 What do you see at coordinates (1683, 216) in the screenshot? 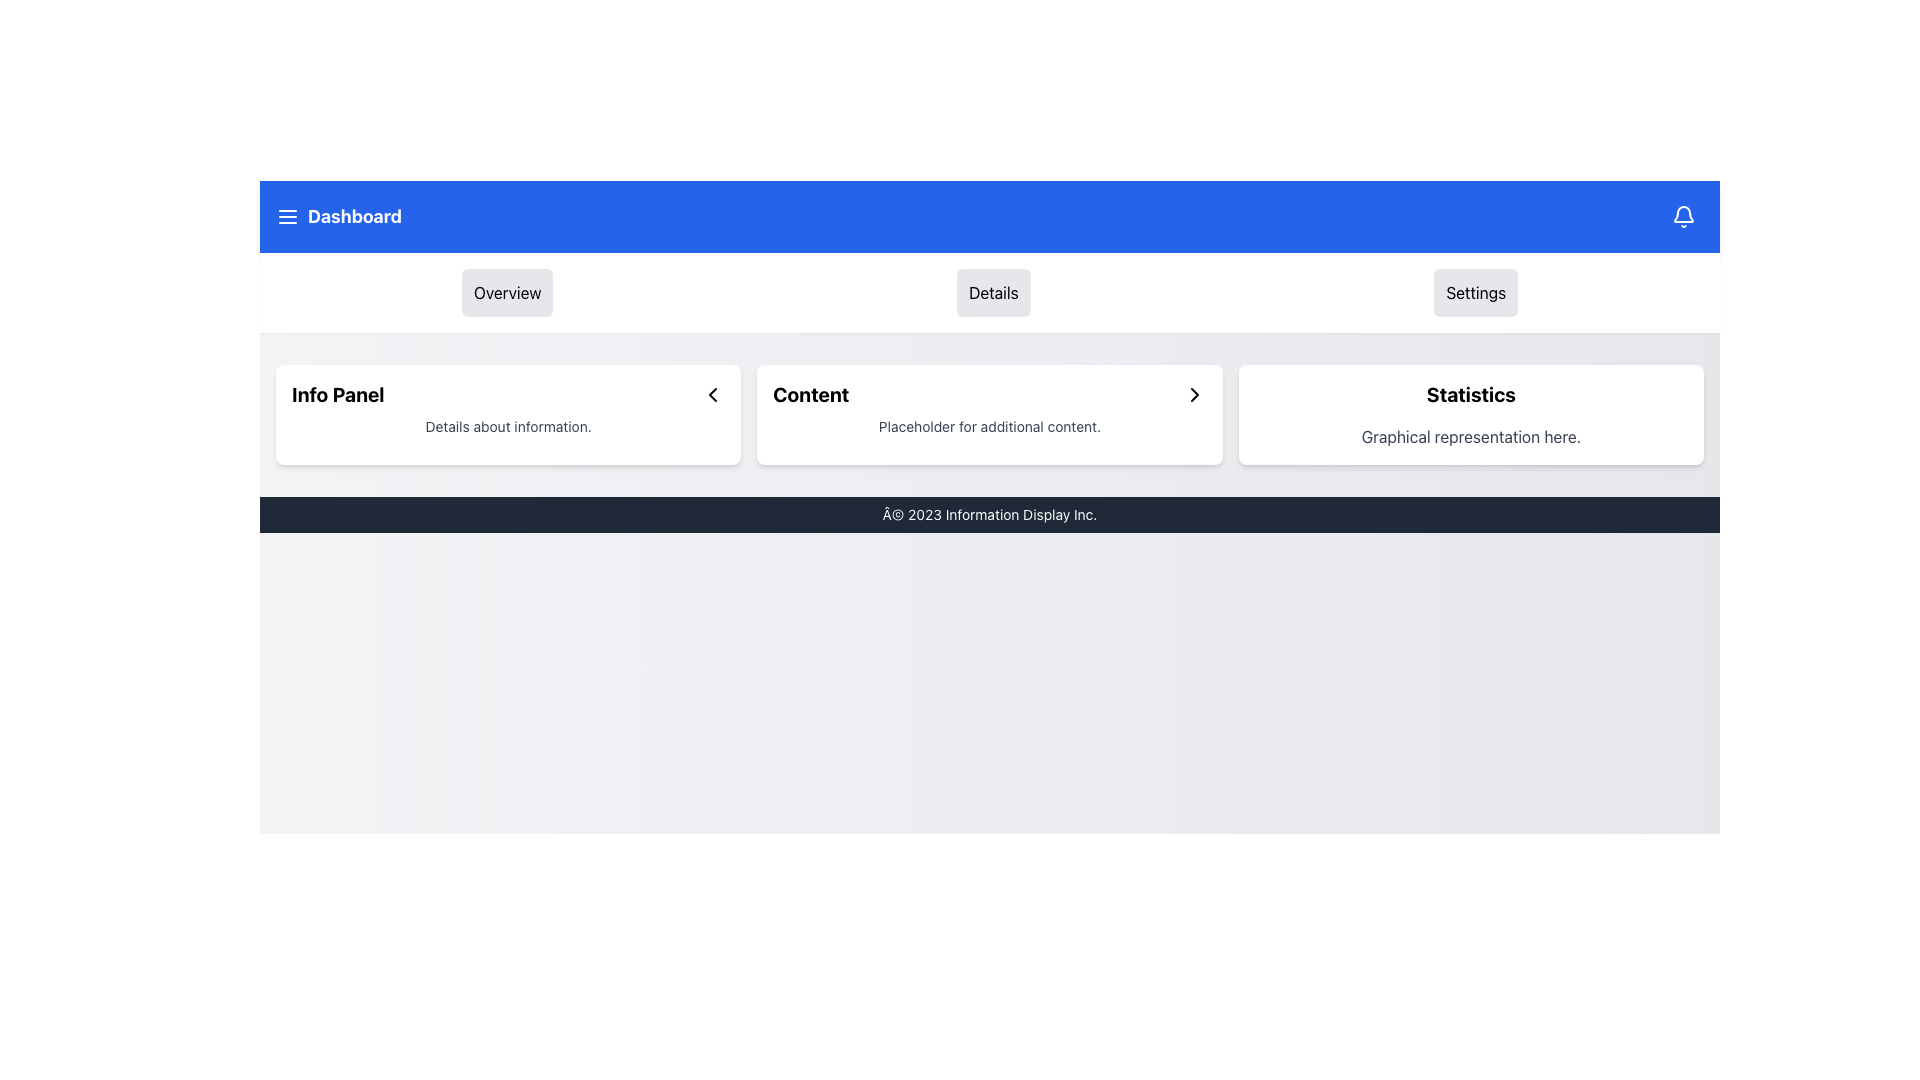
I see `the bell icon button located at the top-right corner of the interface` at bounding box center [1683, 216].